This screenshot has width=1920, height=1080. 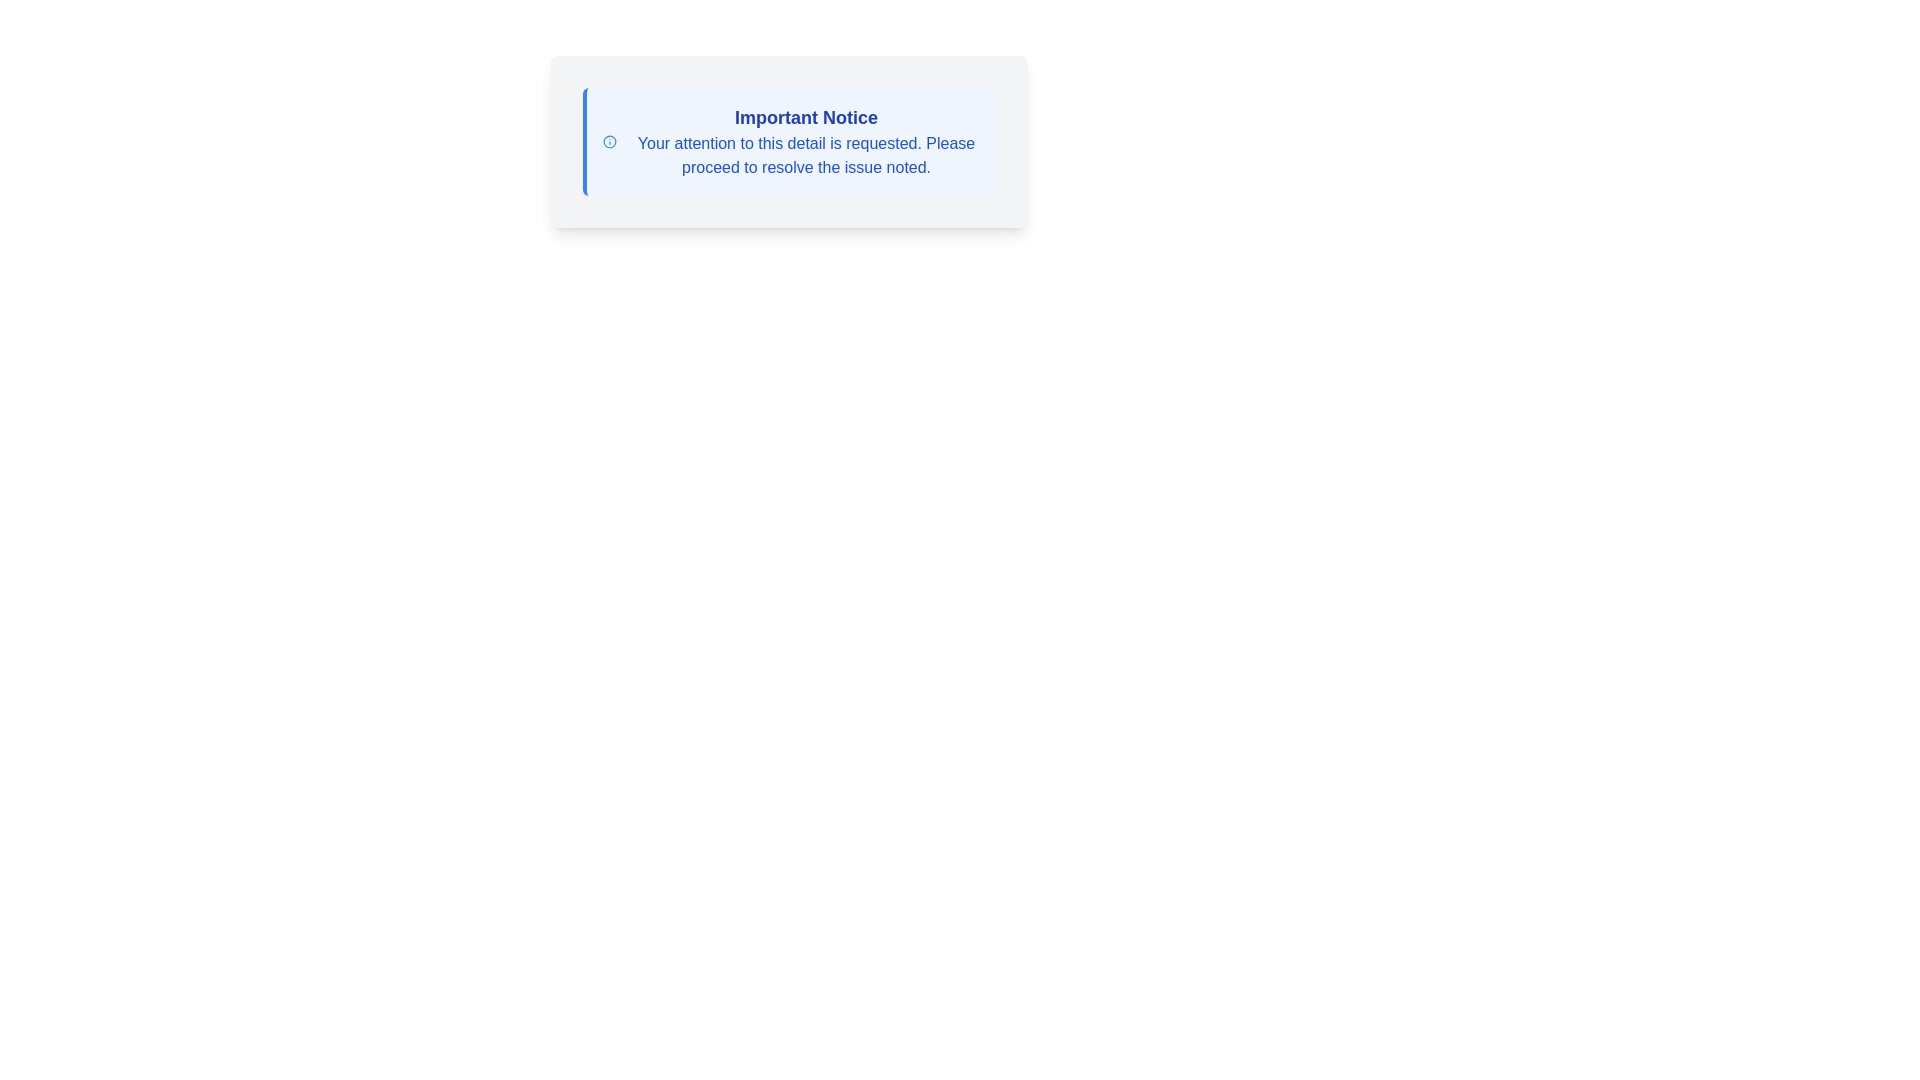 I want to click on the notification message text located in the light blue styled notification box, so click(x=806, y=141).